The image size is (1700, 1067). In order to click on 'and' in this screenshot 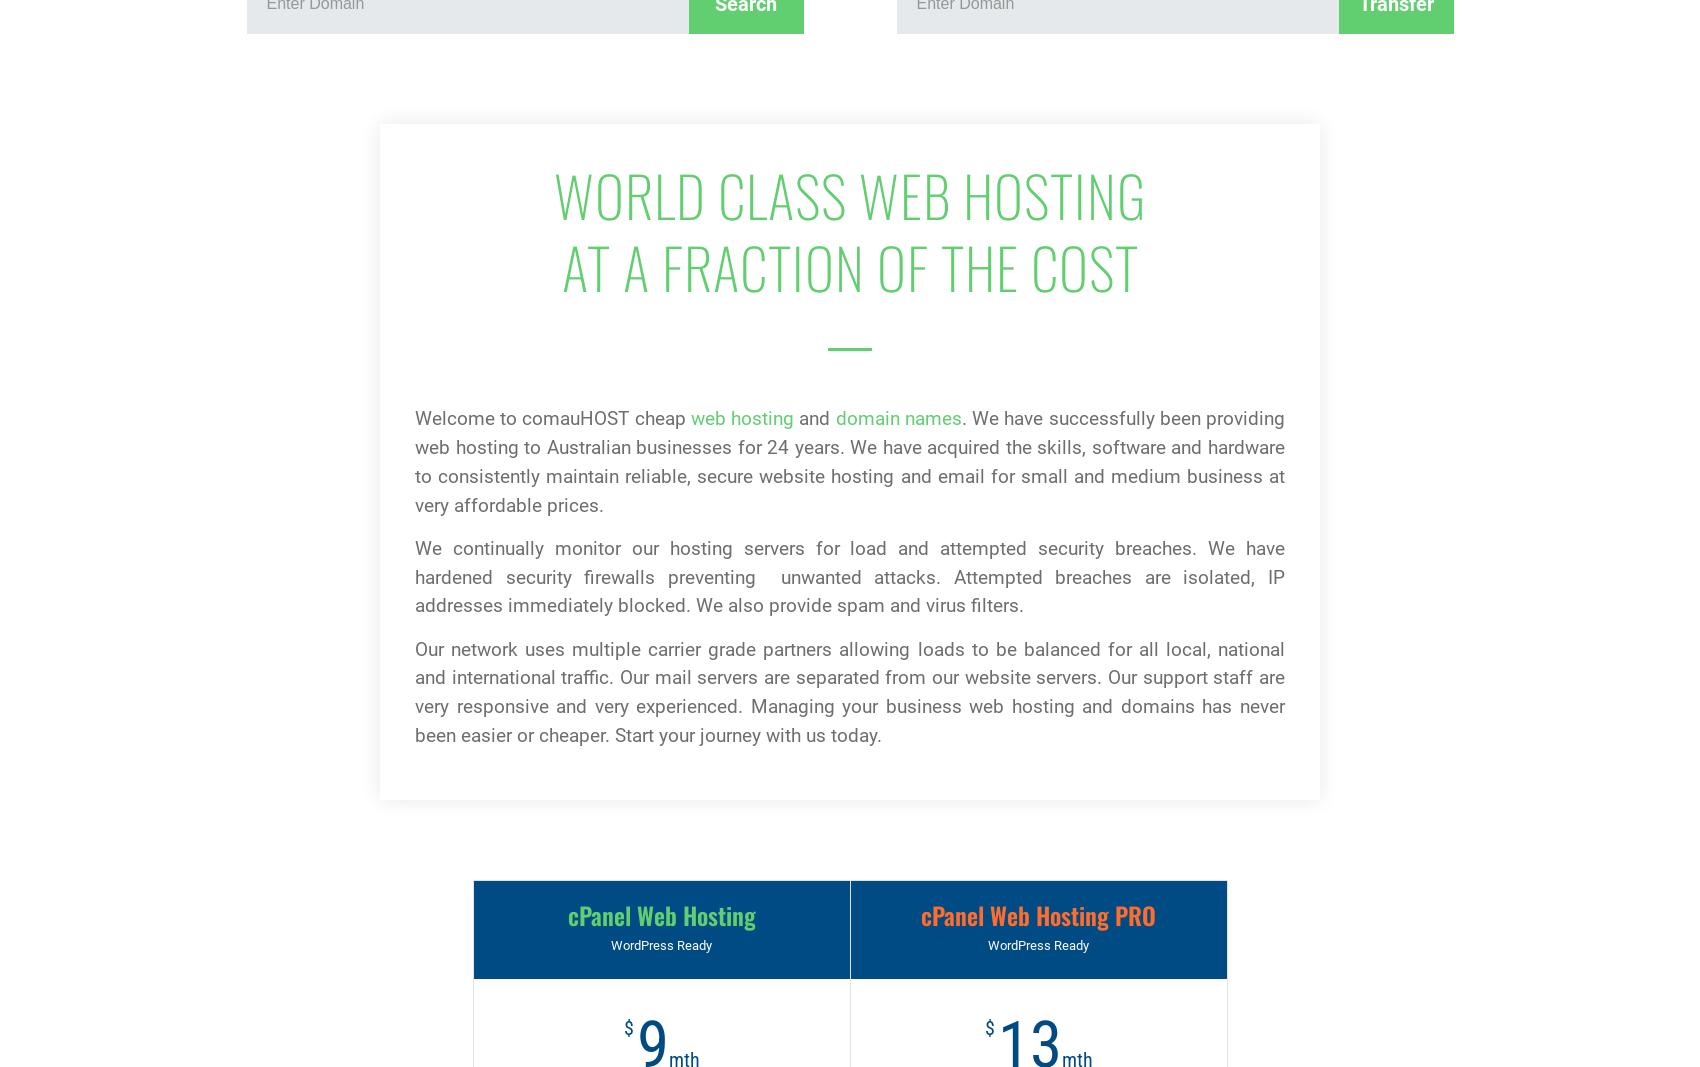, I will do `click(813, 417)`.